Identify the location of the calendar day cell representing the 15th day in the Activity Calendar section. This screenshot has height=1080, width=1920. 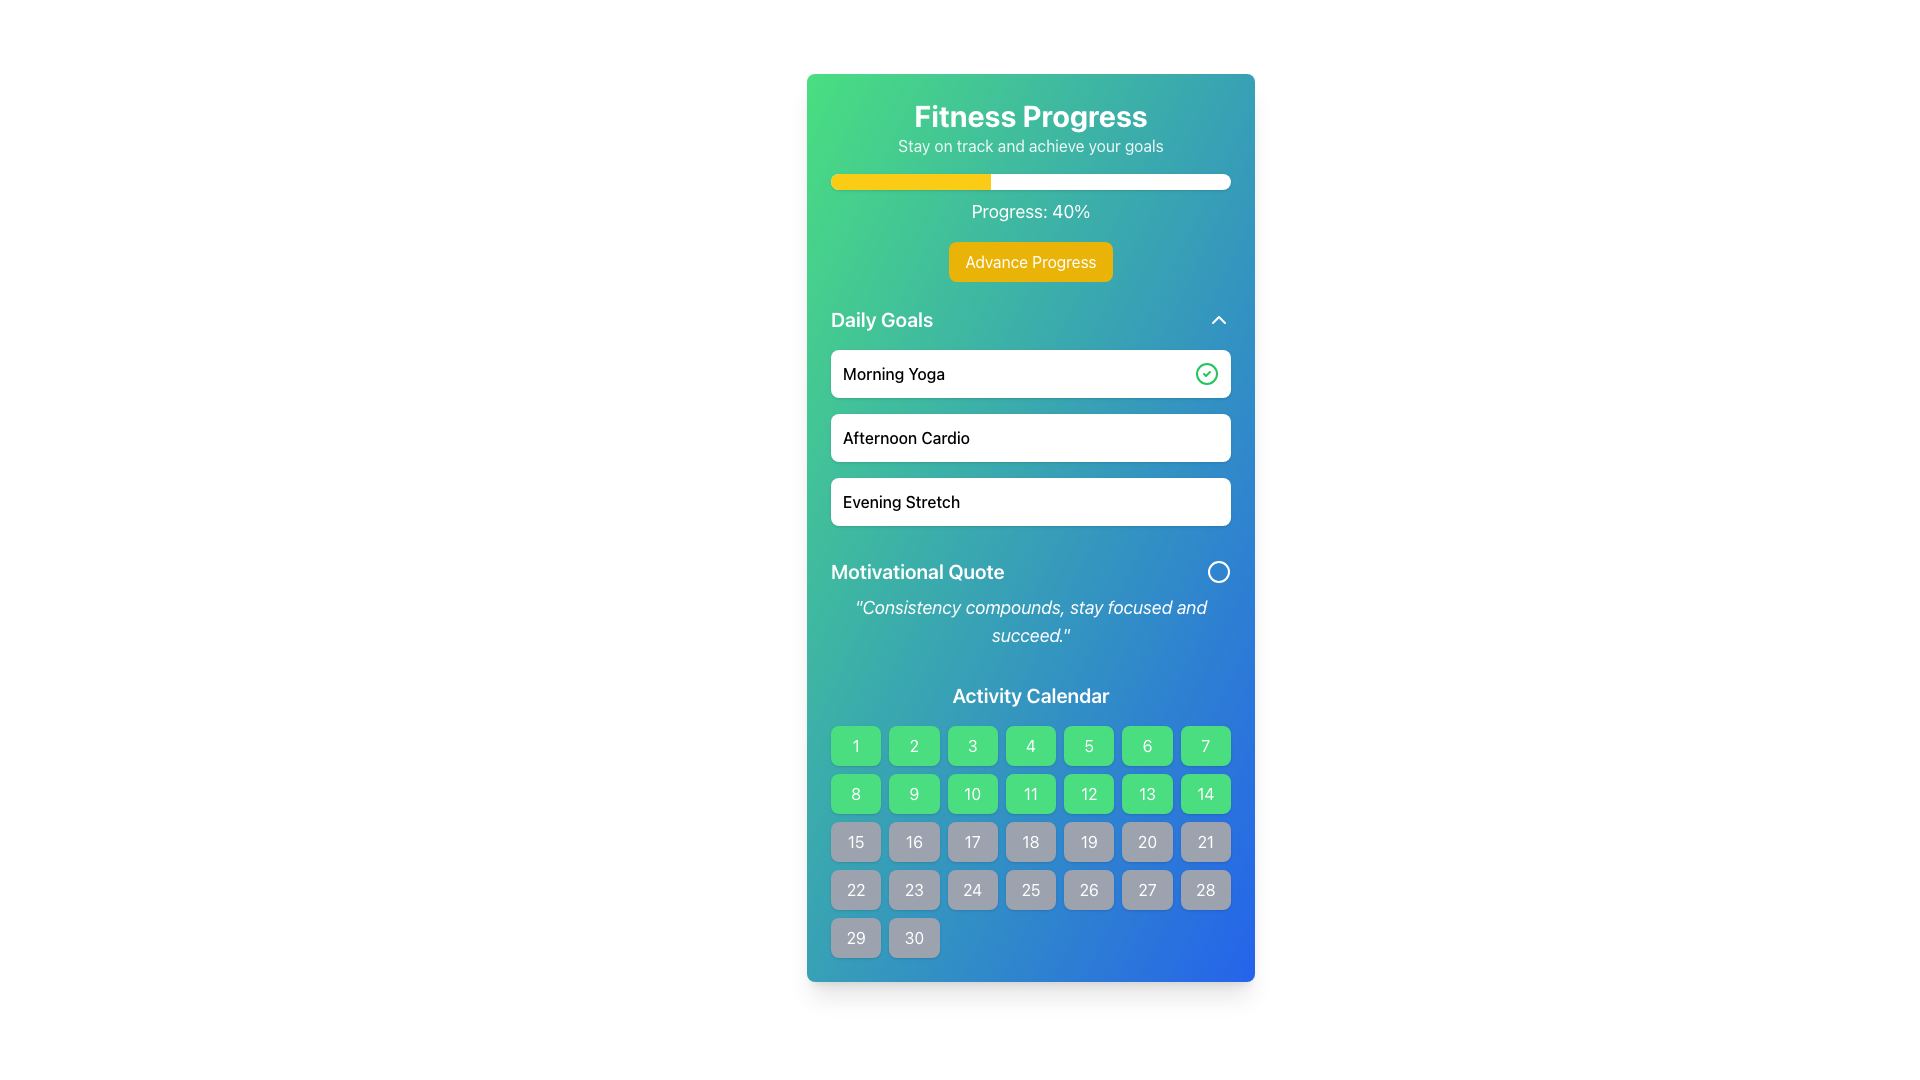
(856, 841).